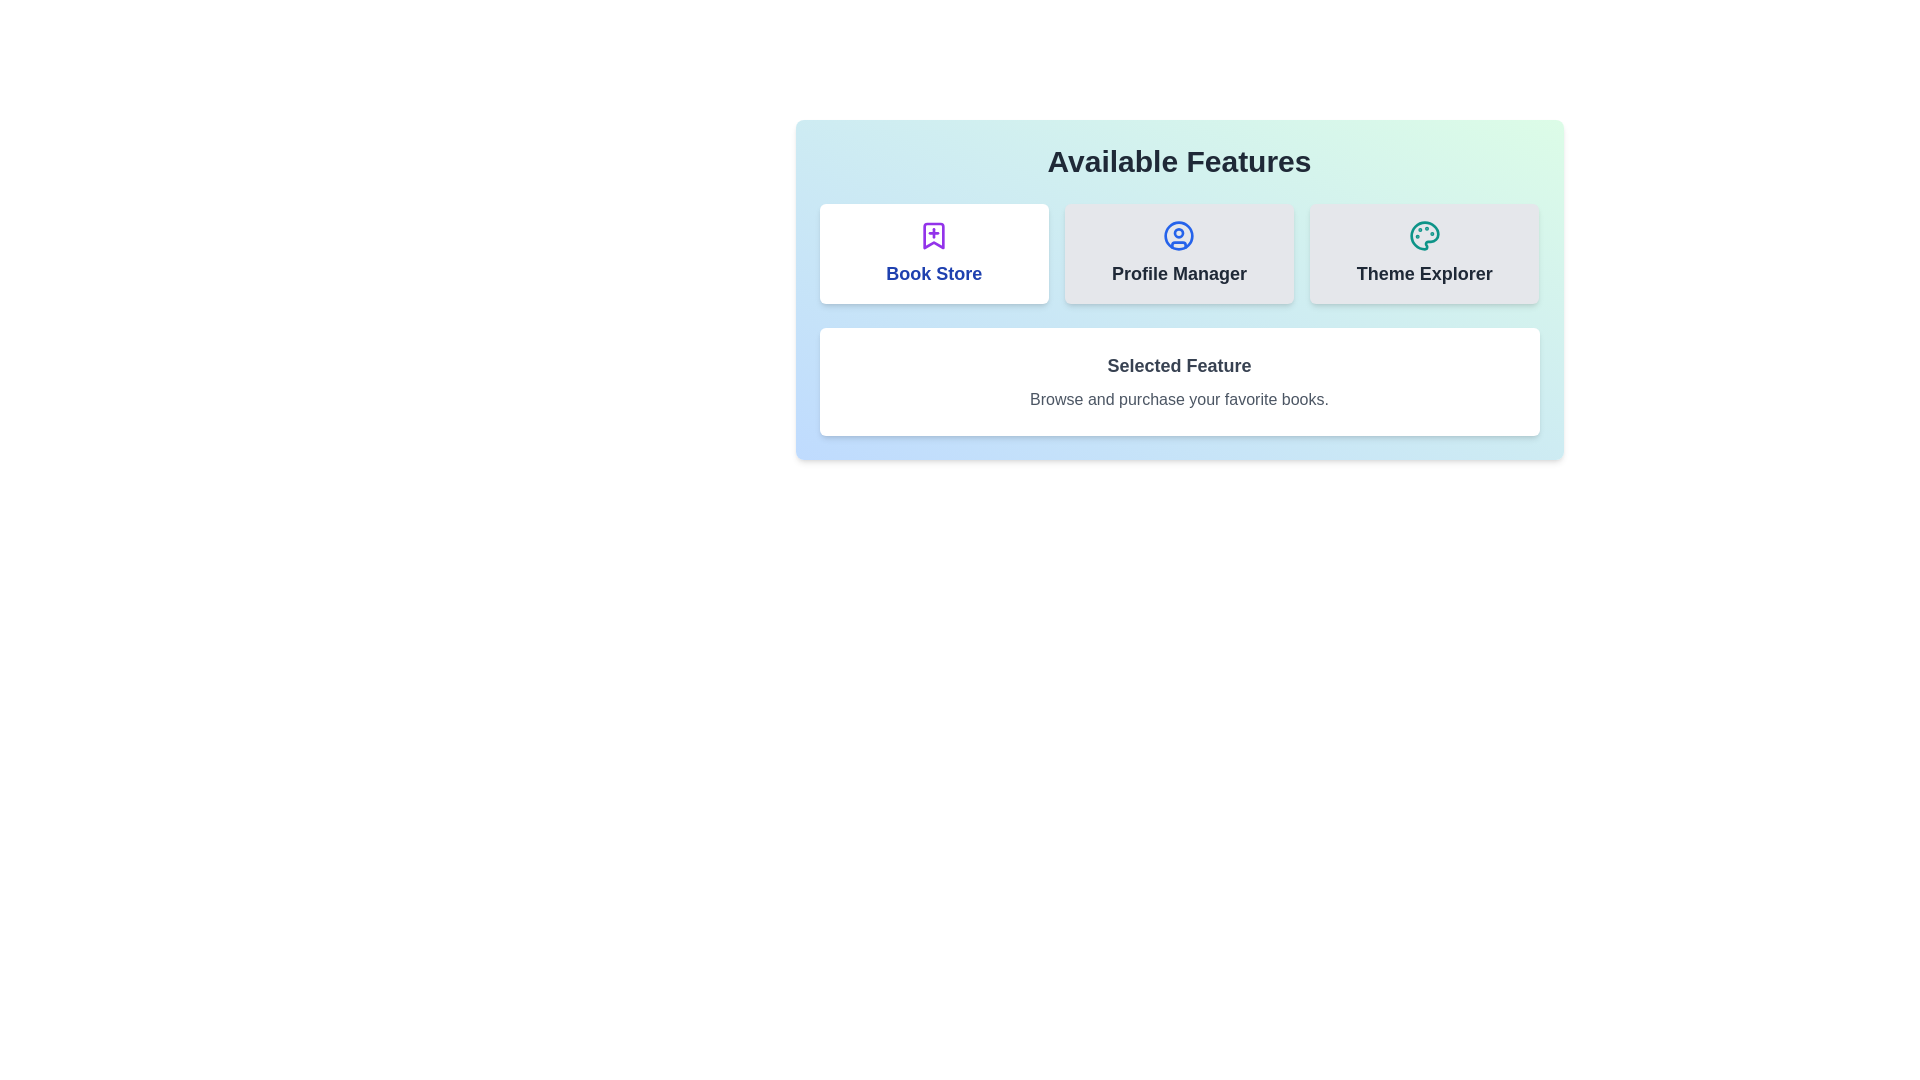 The image size is (1920, 1080). I want to click on the text label reading 'Theme Explorer' which is styled in bold and located beneath an icon resembling a palette, positioned within the bottom section of the third card in a horizontal row of feature selectors, so click(1423, 273).